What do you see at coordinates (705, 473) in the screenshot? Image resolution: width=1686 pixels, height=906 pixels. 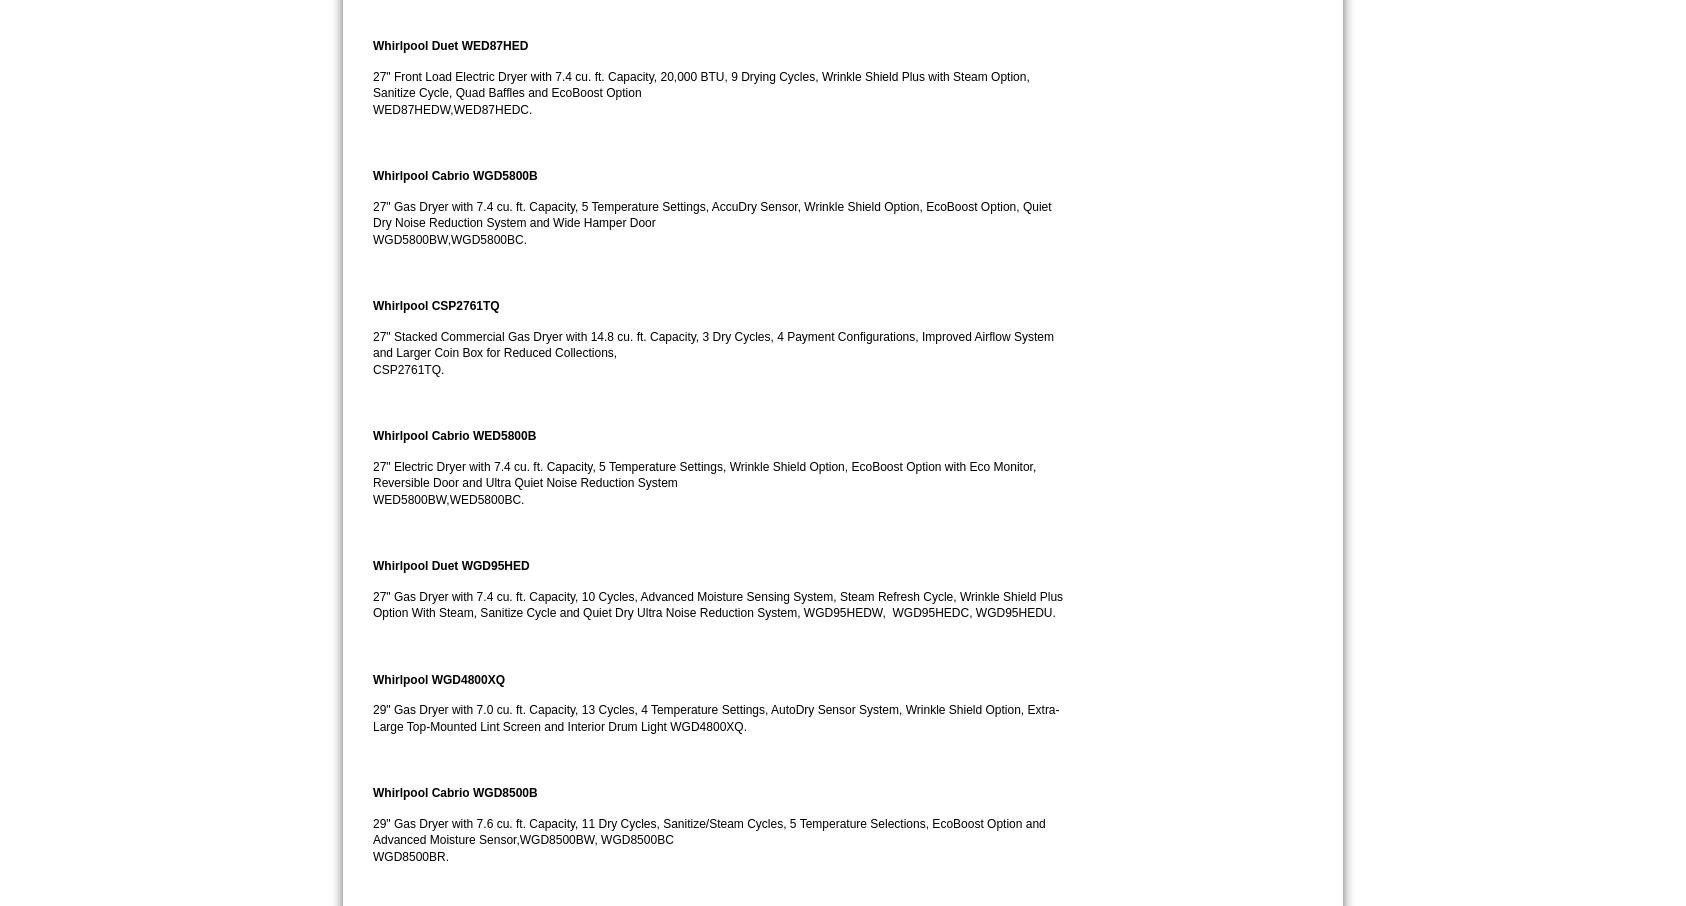 I see `'27" Electric Dryer with 7.4 cu. ft. Capacity, 5 Temperature Settings, Wrinkle Shield Option, EcoBoost Option with Eco Monitor, Reversible Door and Ultra Quiet Noise Reduction System'` at bounding box center [705, 473].